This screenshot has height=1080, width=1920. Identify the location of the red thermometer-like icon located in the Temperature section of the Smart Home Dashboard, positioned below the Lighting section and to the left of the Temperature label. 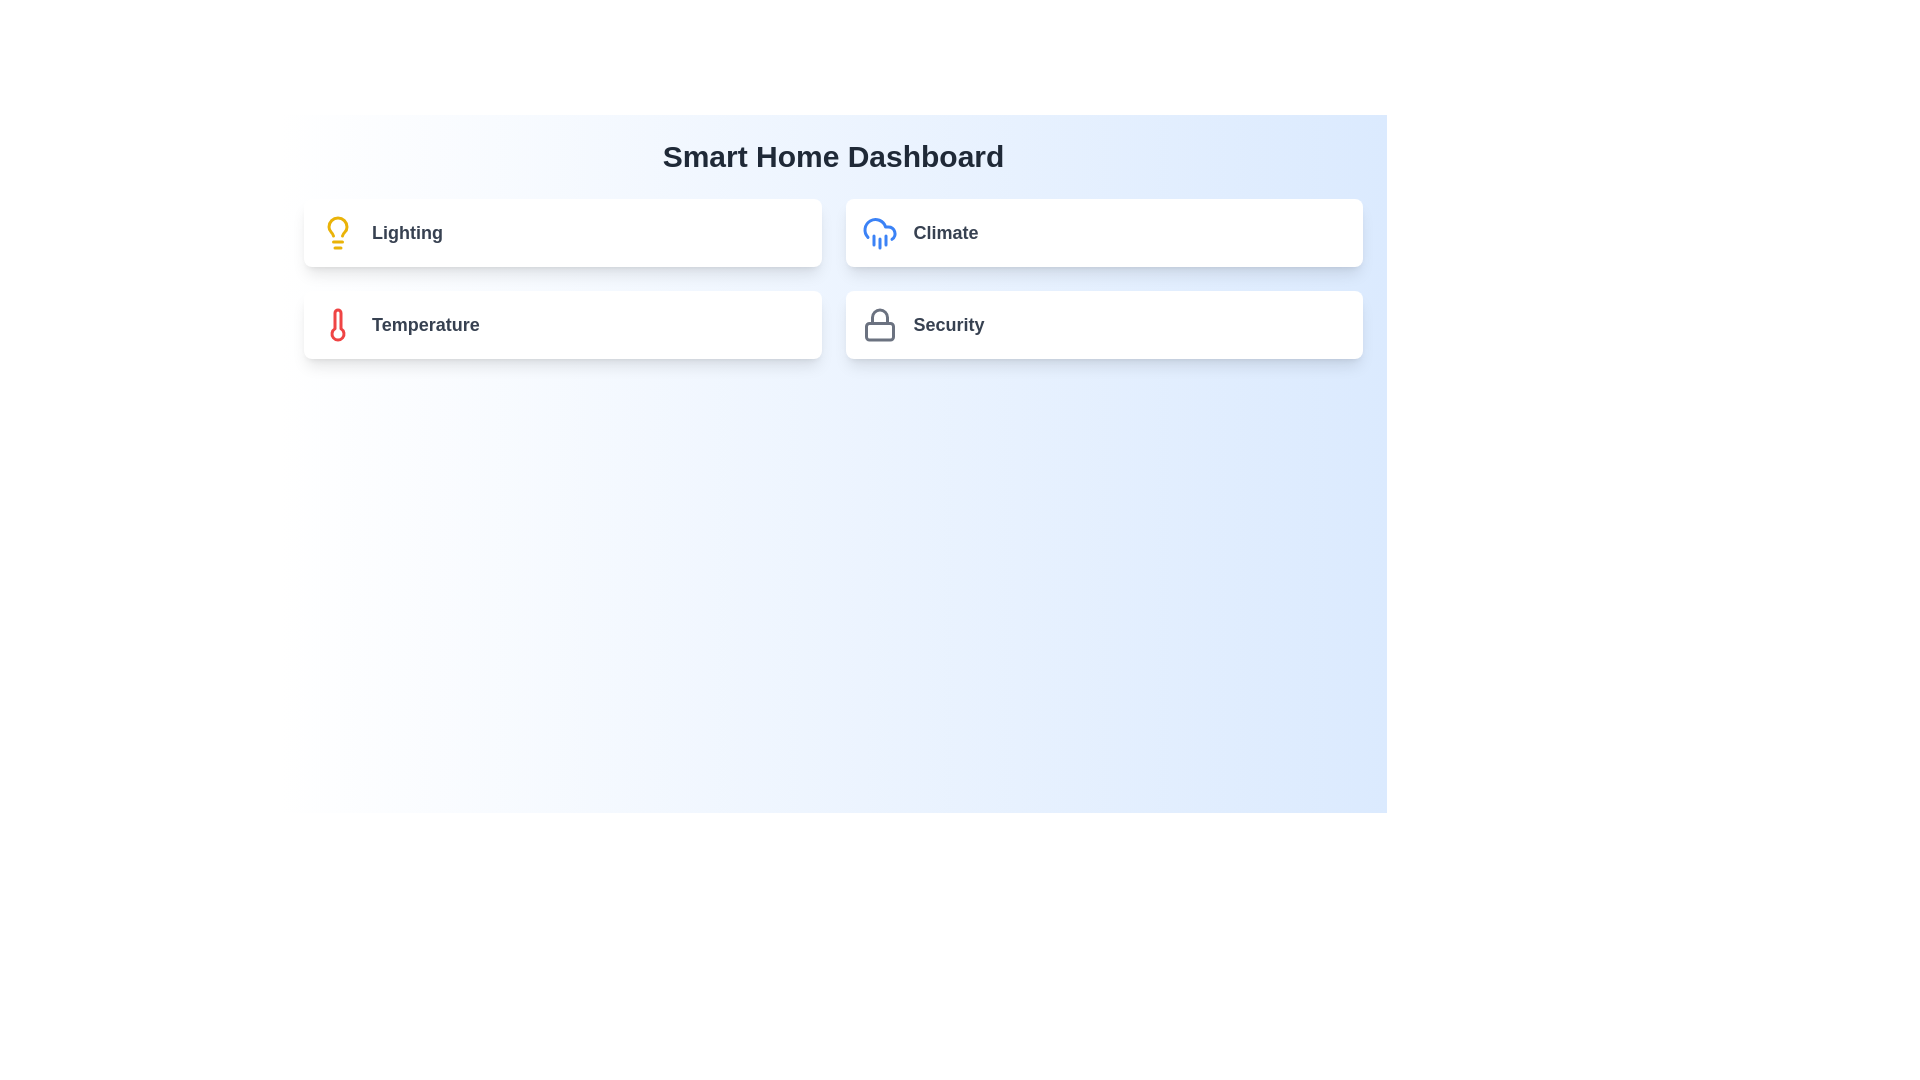
(337, 323).